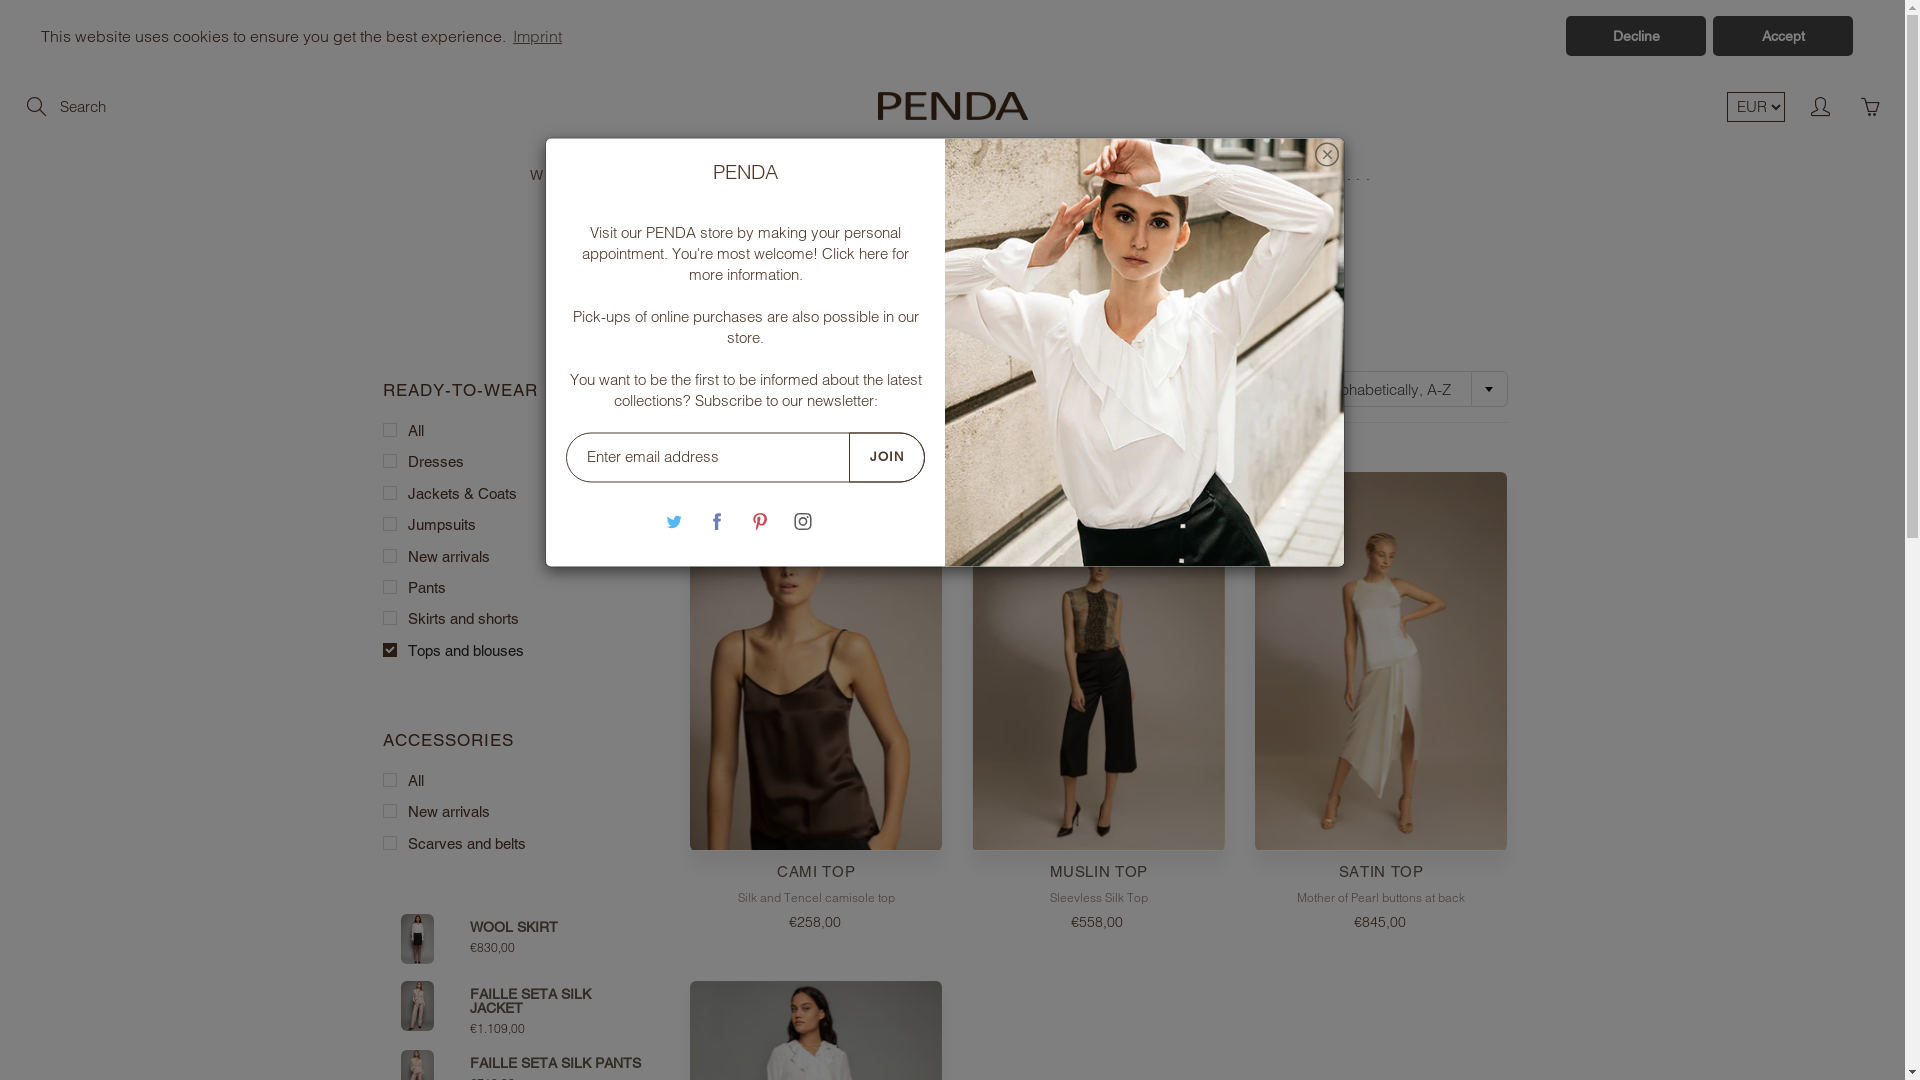  I want to click on 'FAILLE SETA SILK JACKET', so click(469, 1001).